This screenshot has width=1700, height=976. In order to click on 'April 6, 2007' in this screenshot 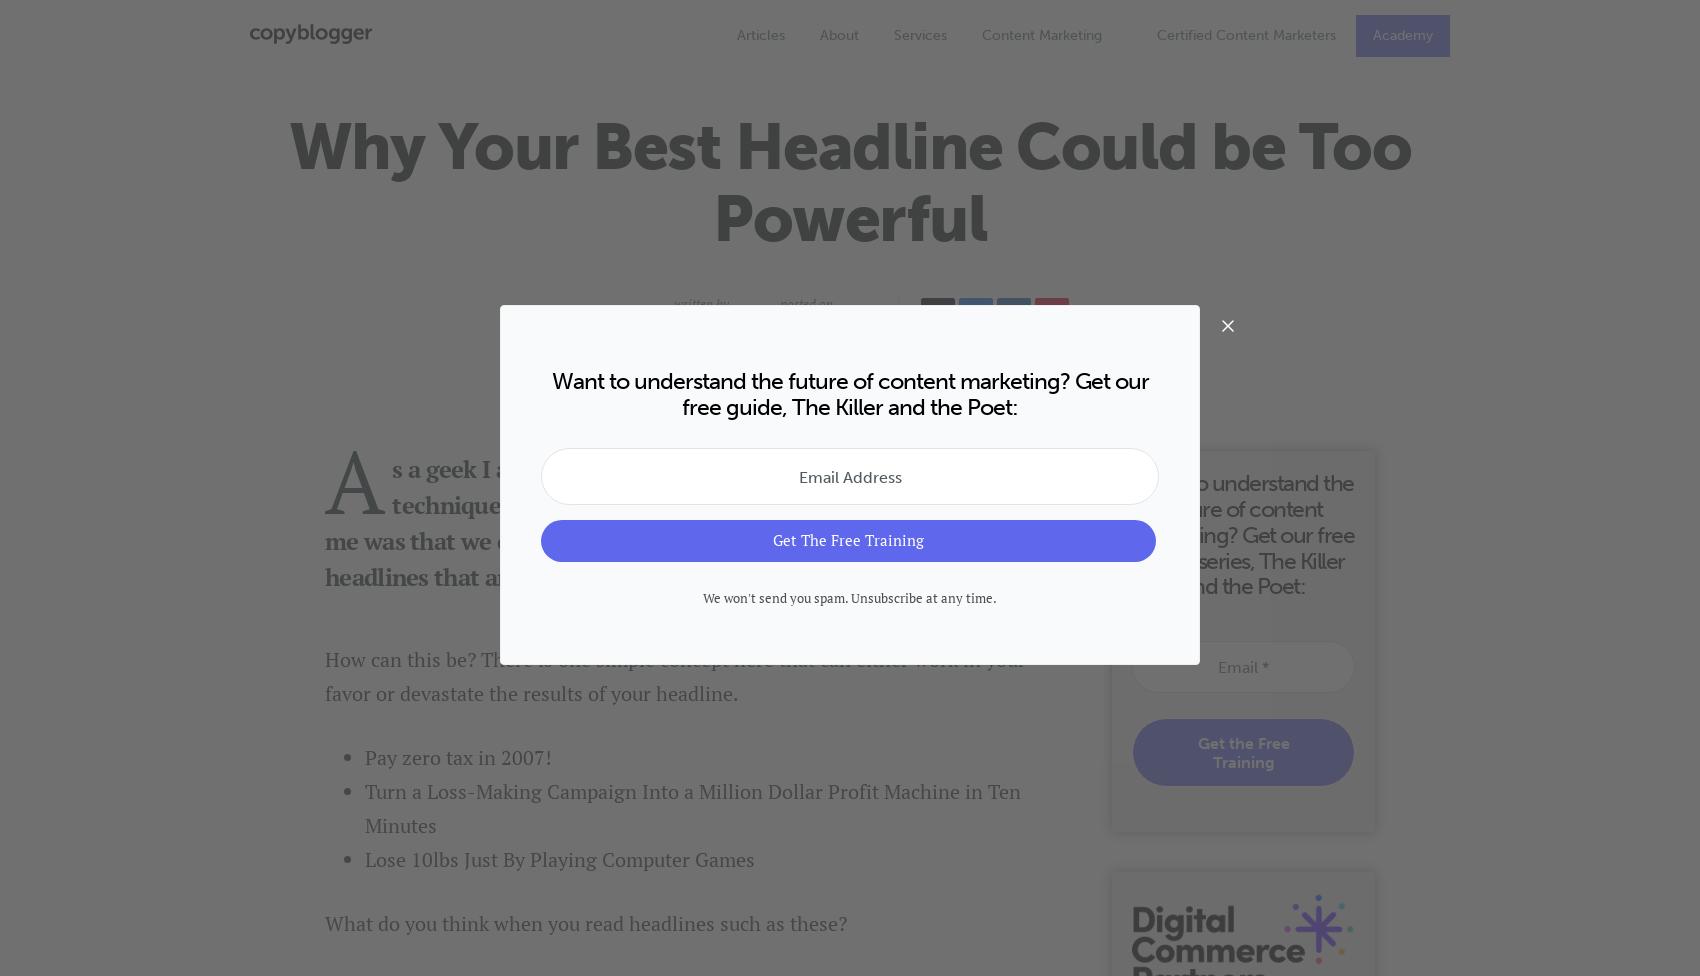, I will do `click(820, 325)`.